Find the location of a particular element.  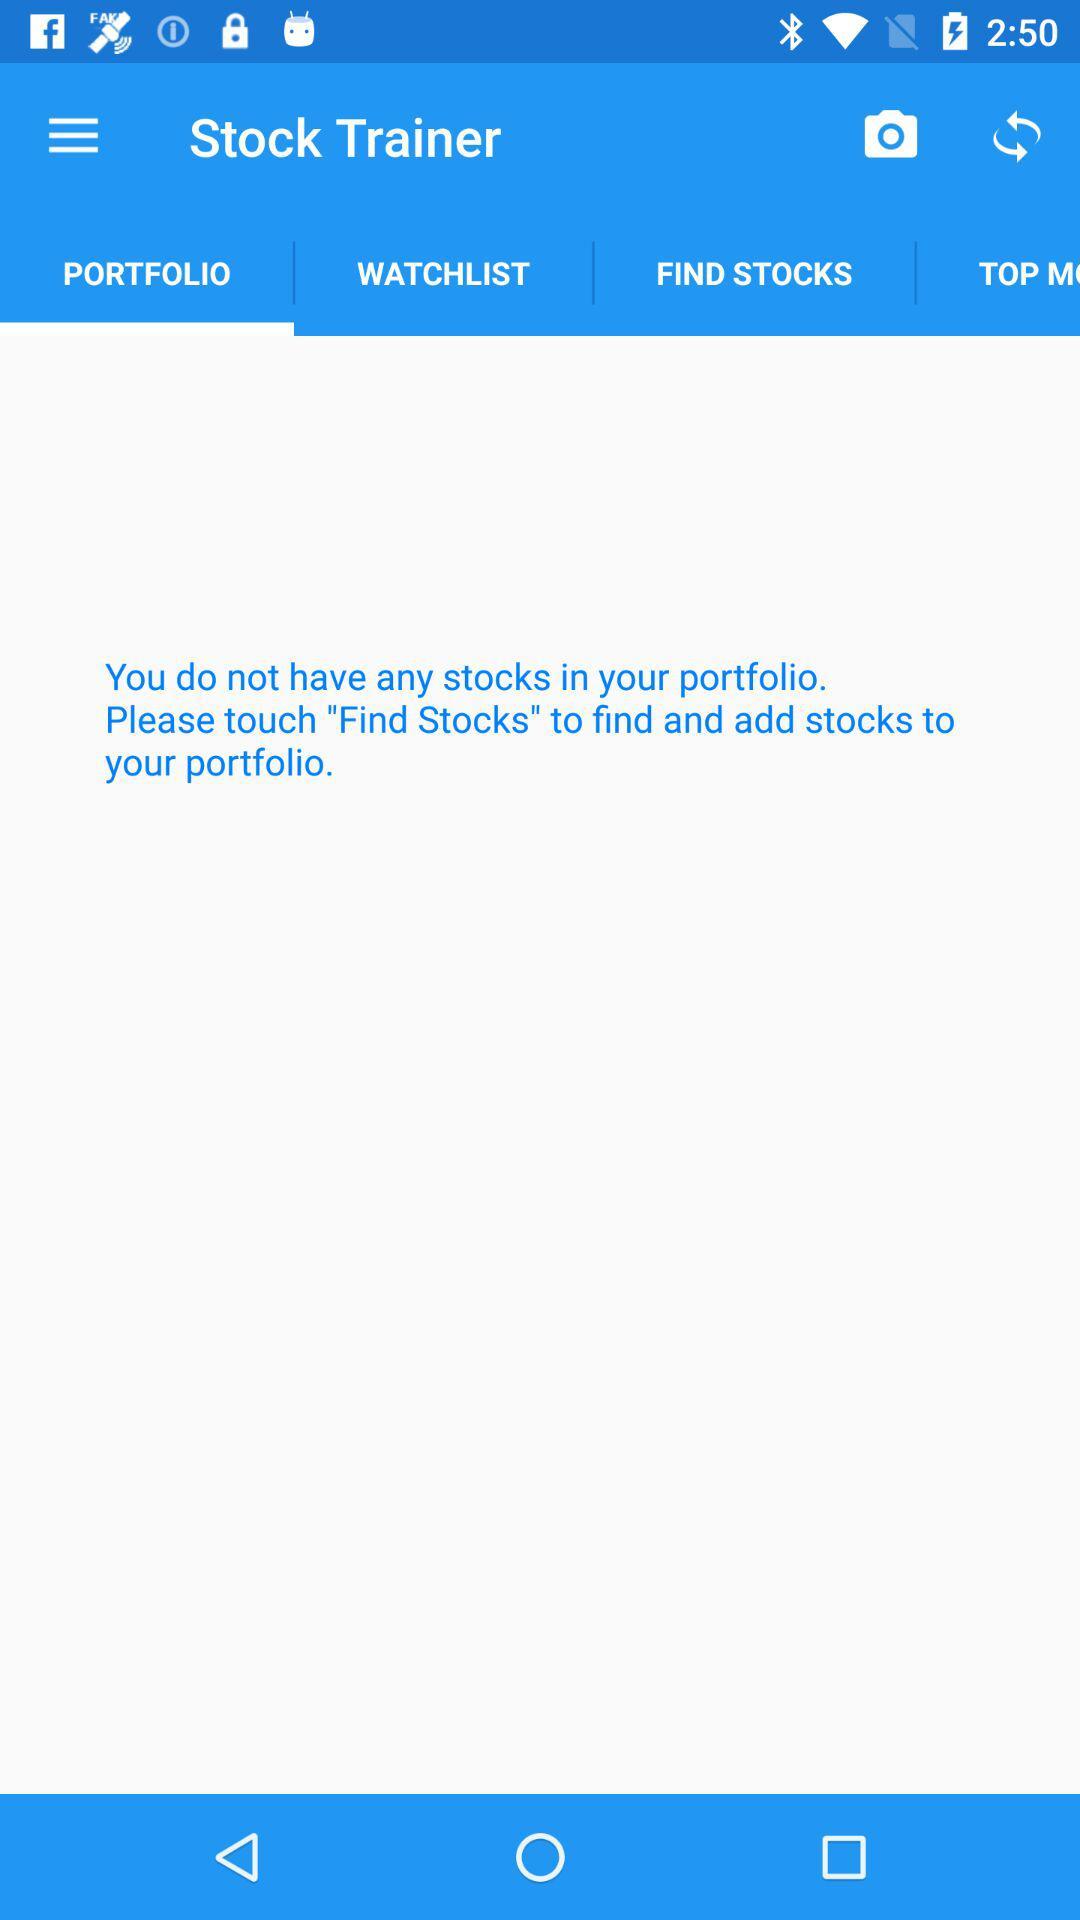

the item next to find stocks item is located at coordinates (442, 272).